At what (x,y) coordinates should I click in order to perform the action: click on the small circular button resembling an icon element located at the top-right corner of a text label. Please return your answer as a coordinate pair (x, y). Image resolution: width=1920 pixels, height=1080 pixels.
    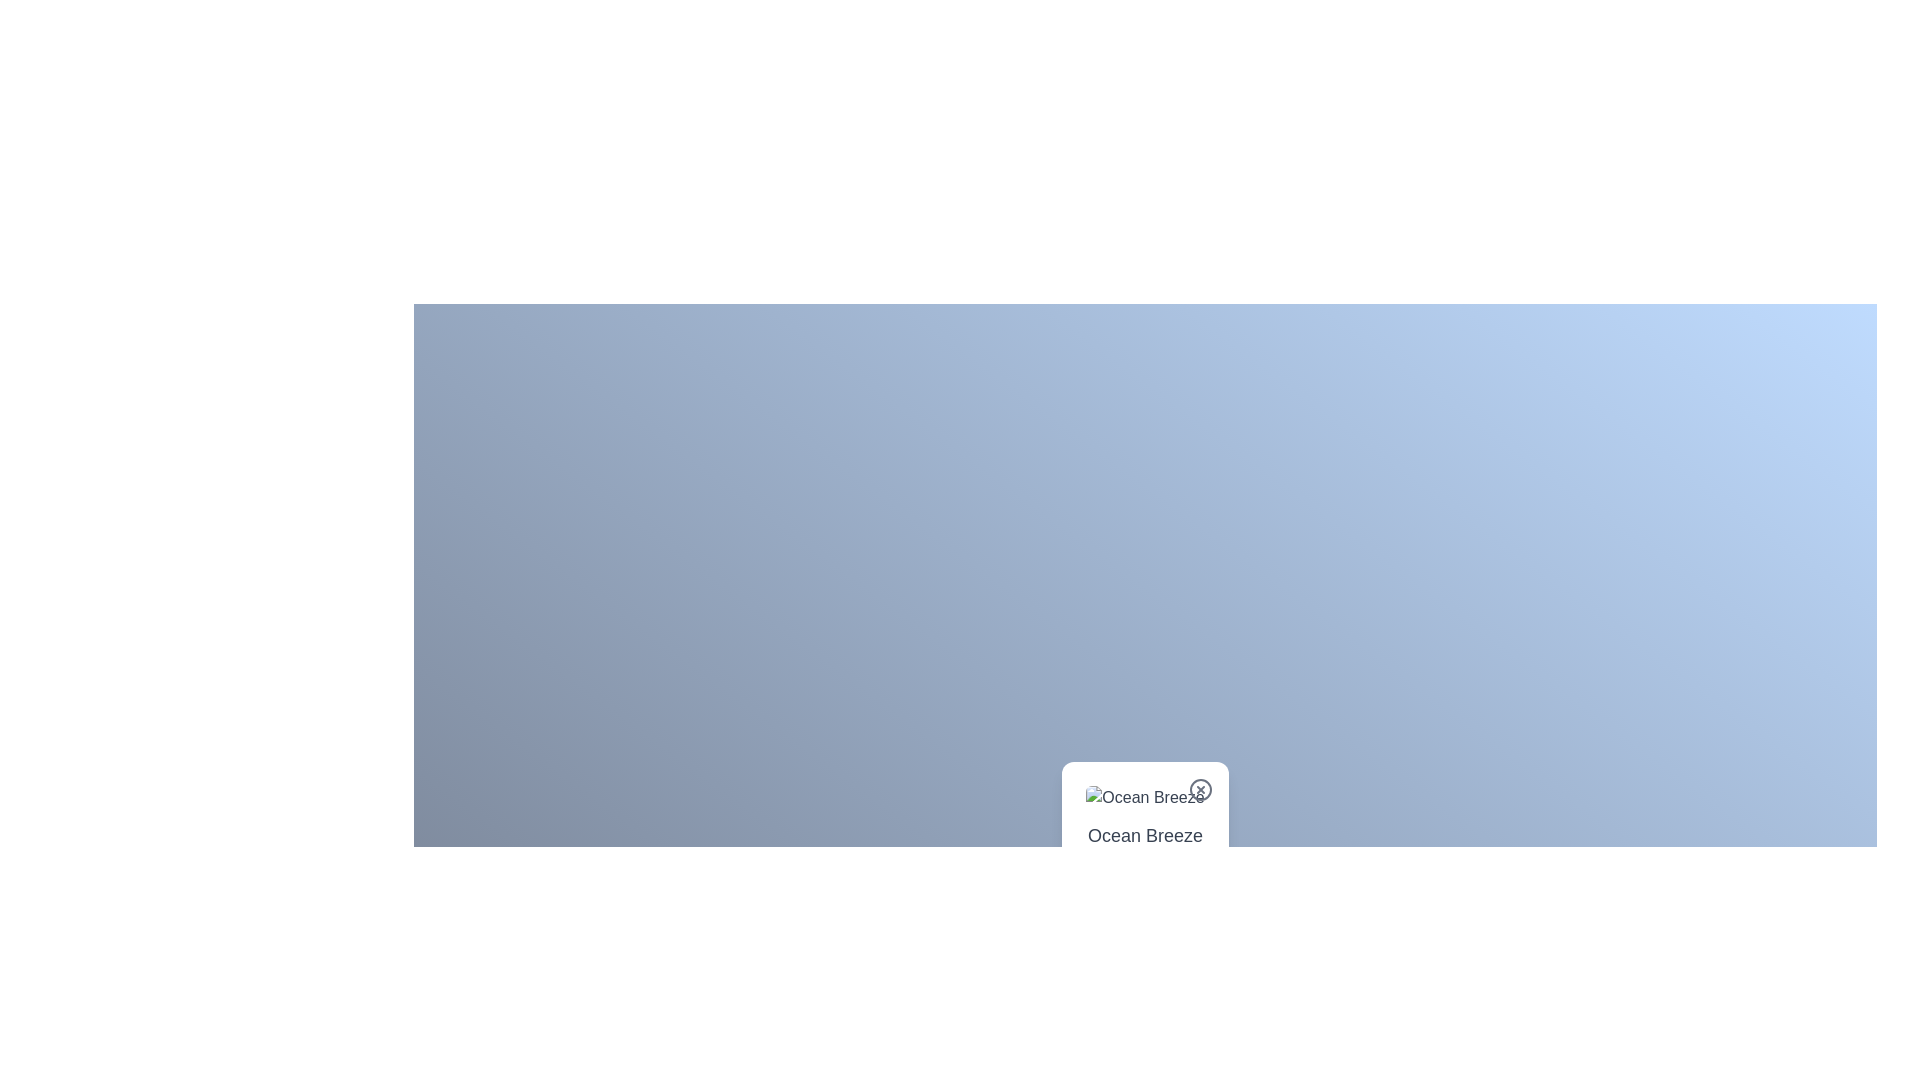
    Looking at the image, I should click on (1200, 789).